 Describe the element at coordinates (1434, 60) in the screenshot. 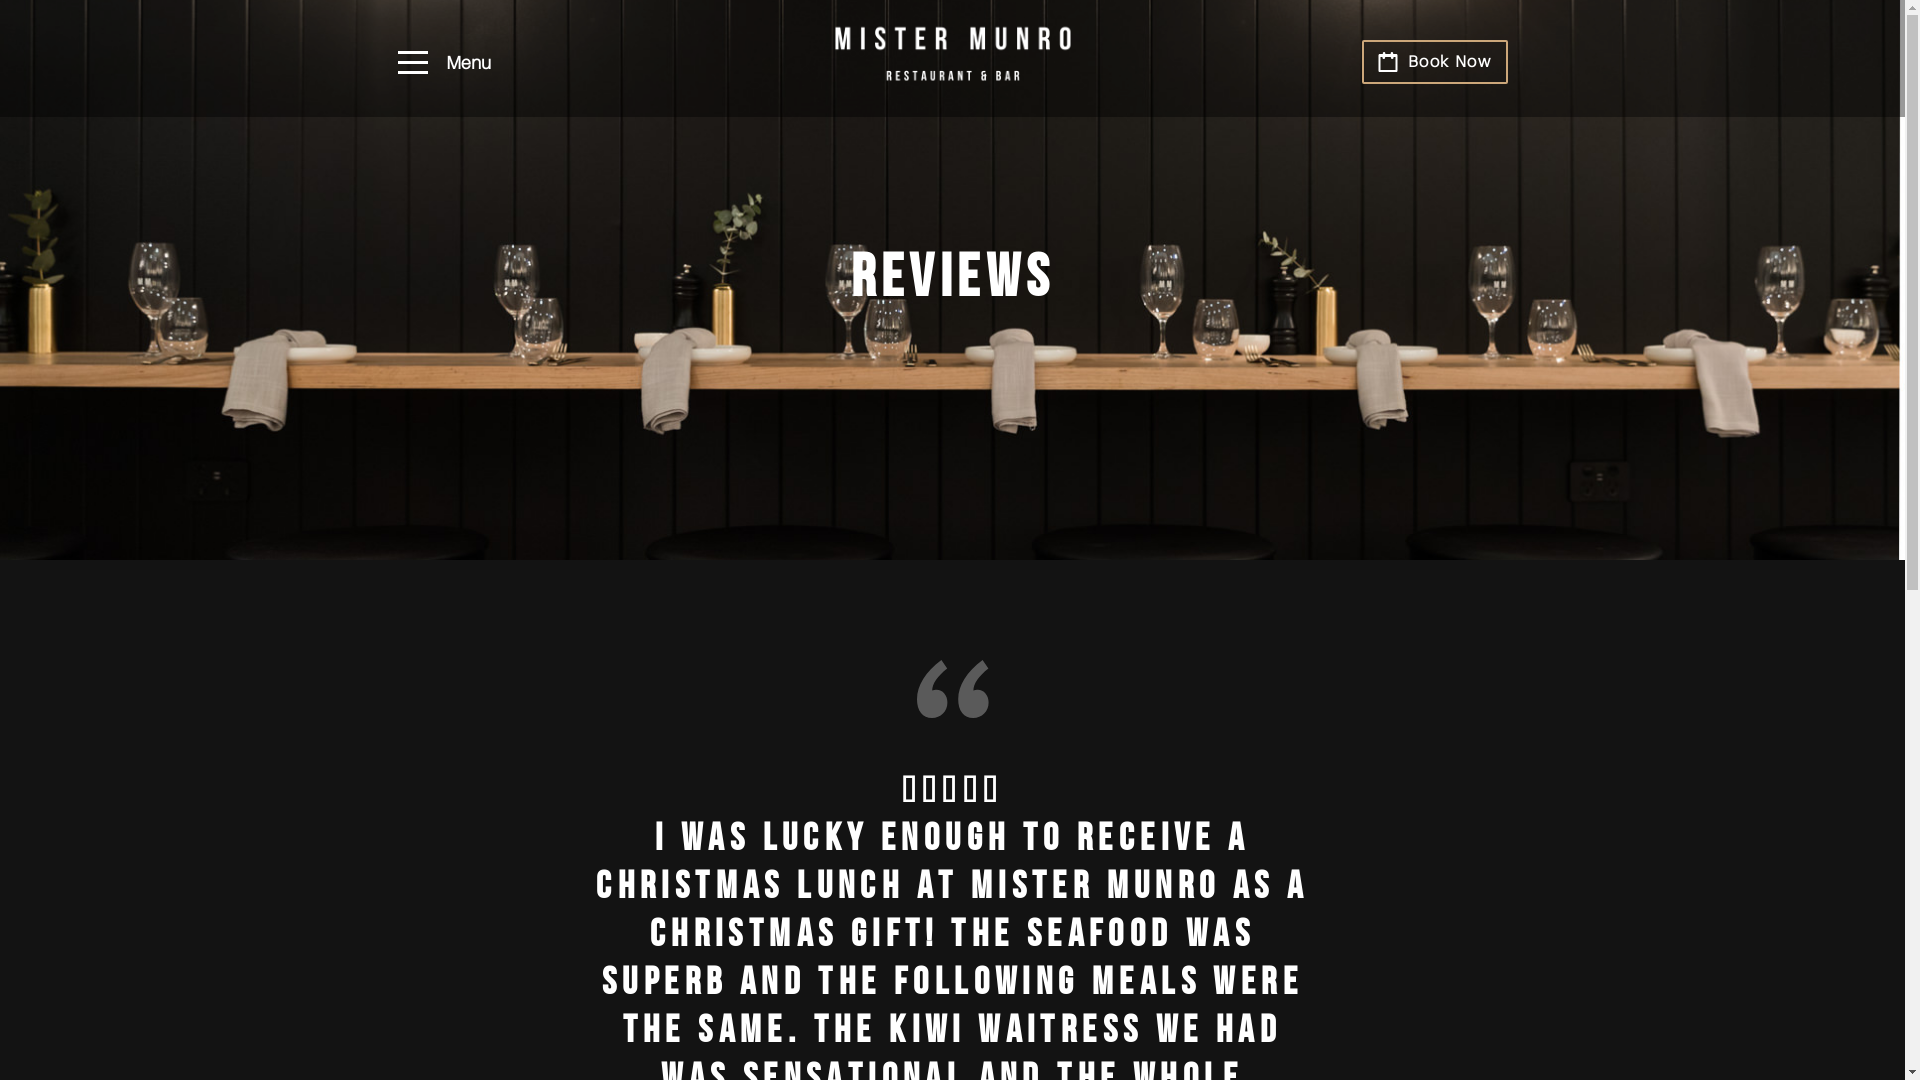

I see `'Book Now'` at that location.